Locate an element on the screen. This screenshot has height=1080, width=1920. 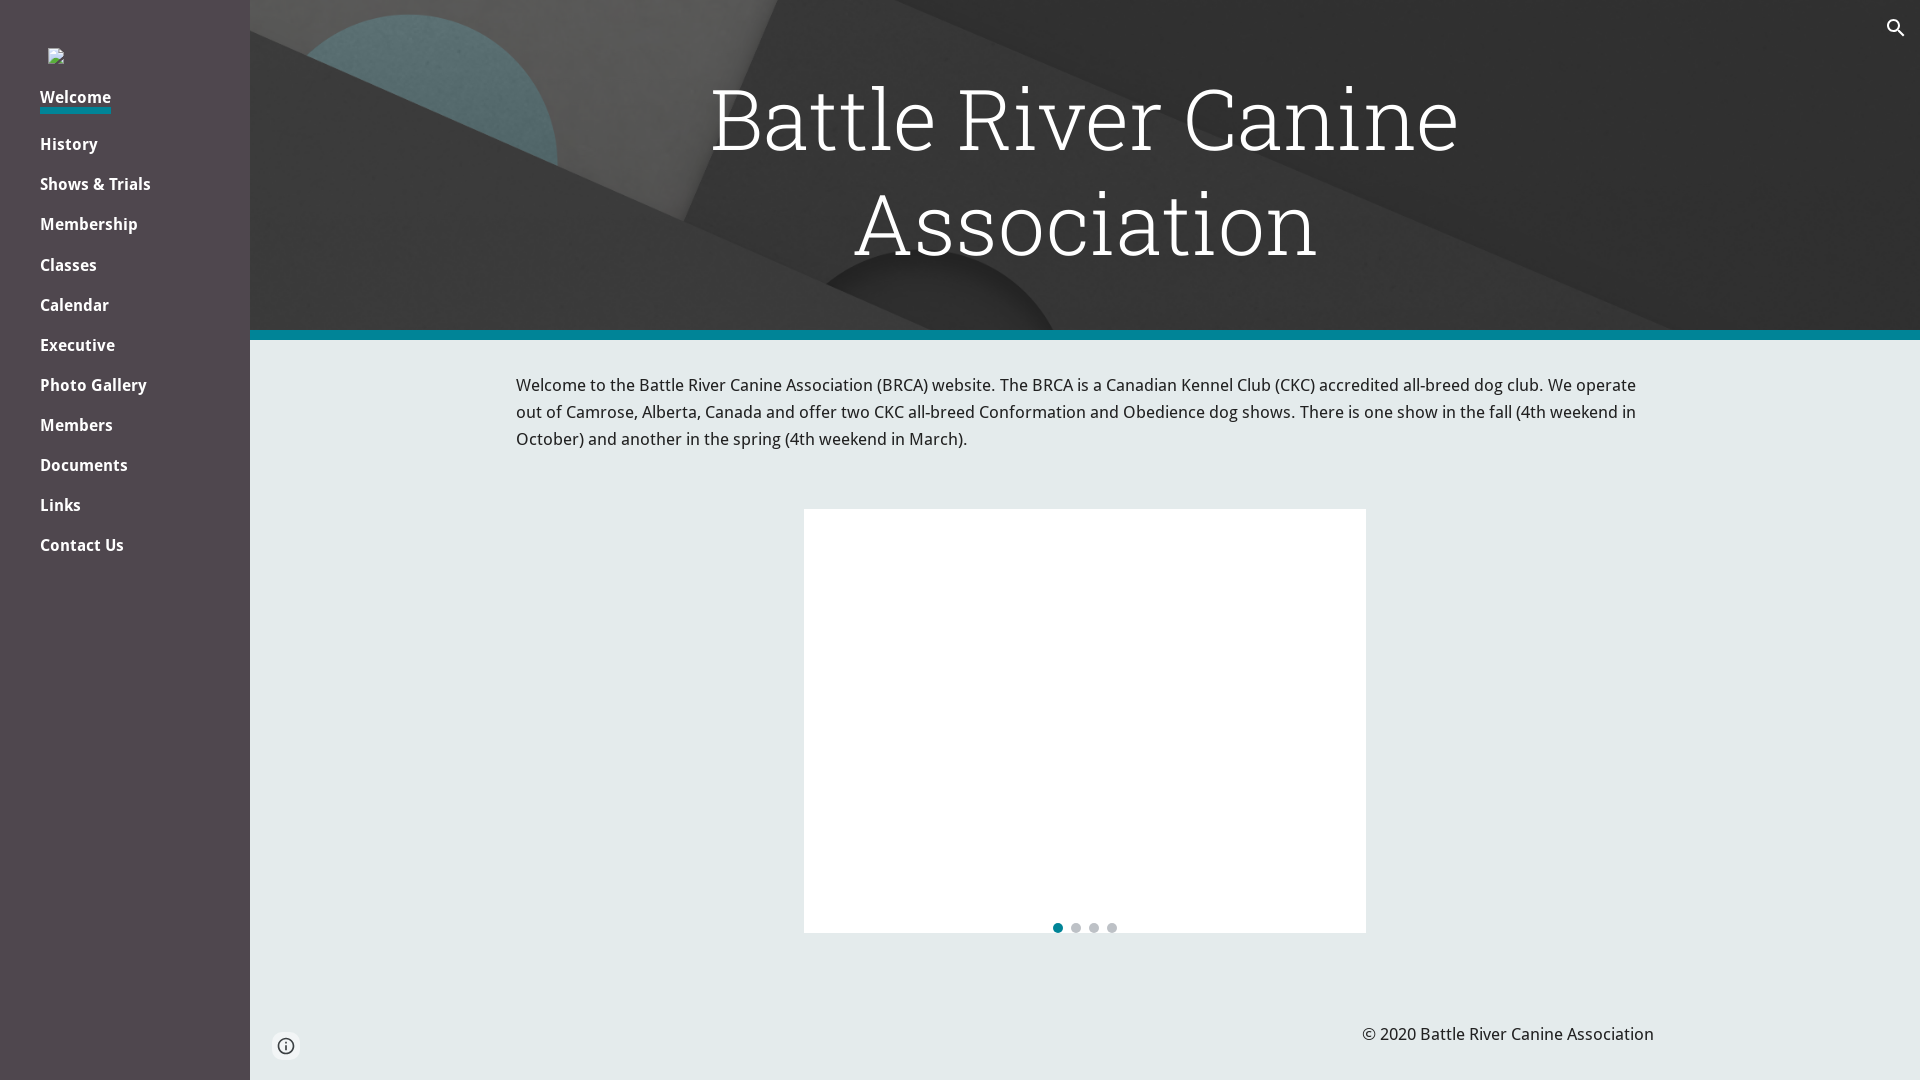
'History' is located at coordinates (68, 143).